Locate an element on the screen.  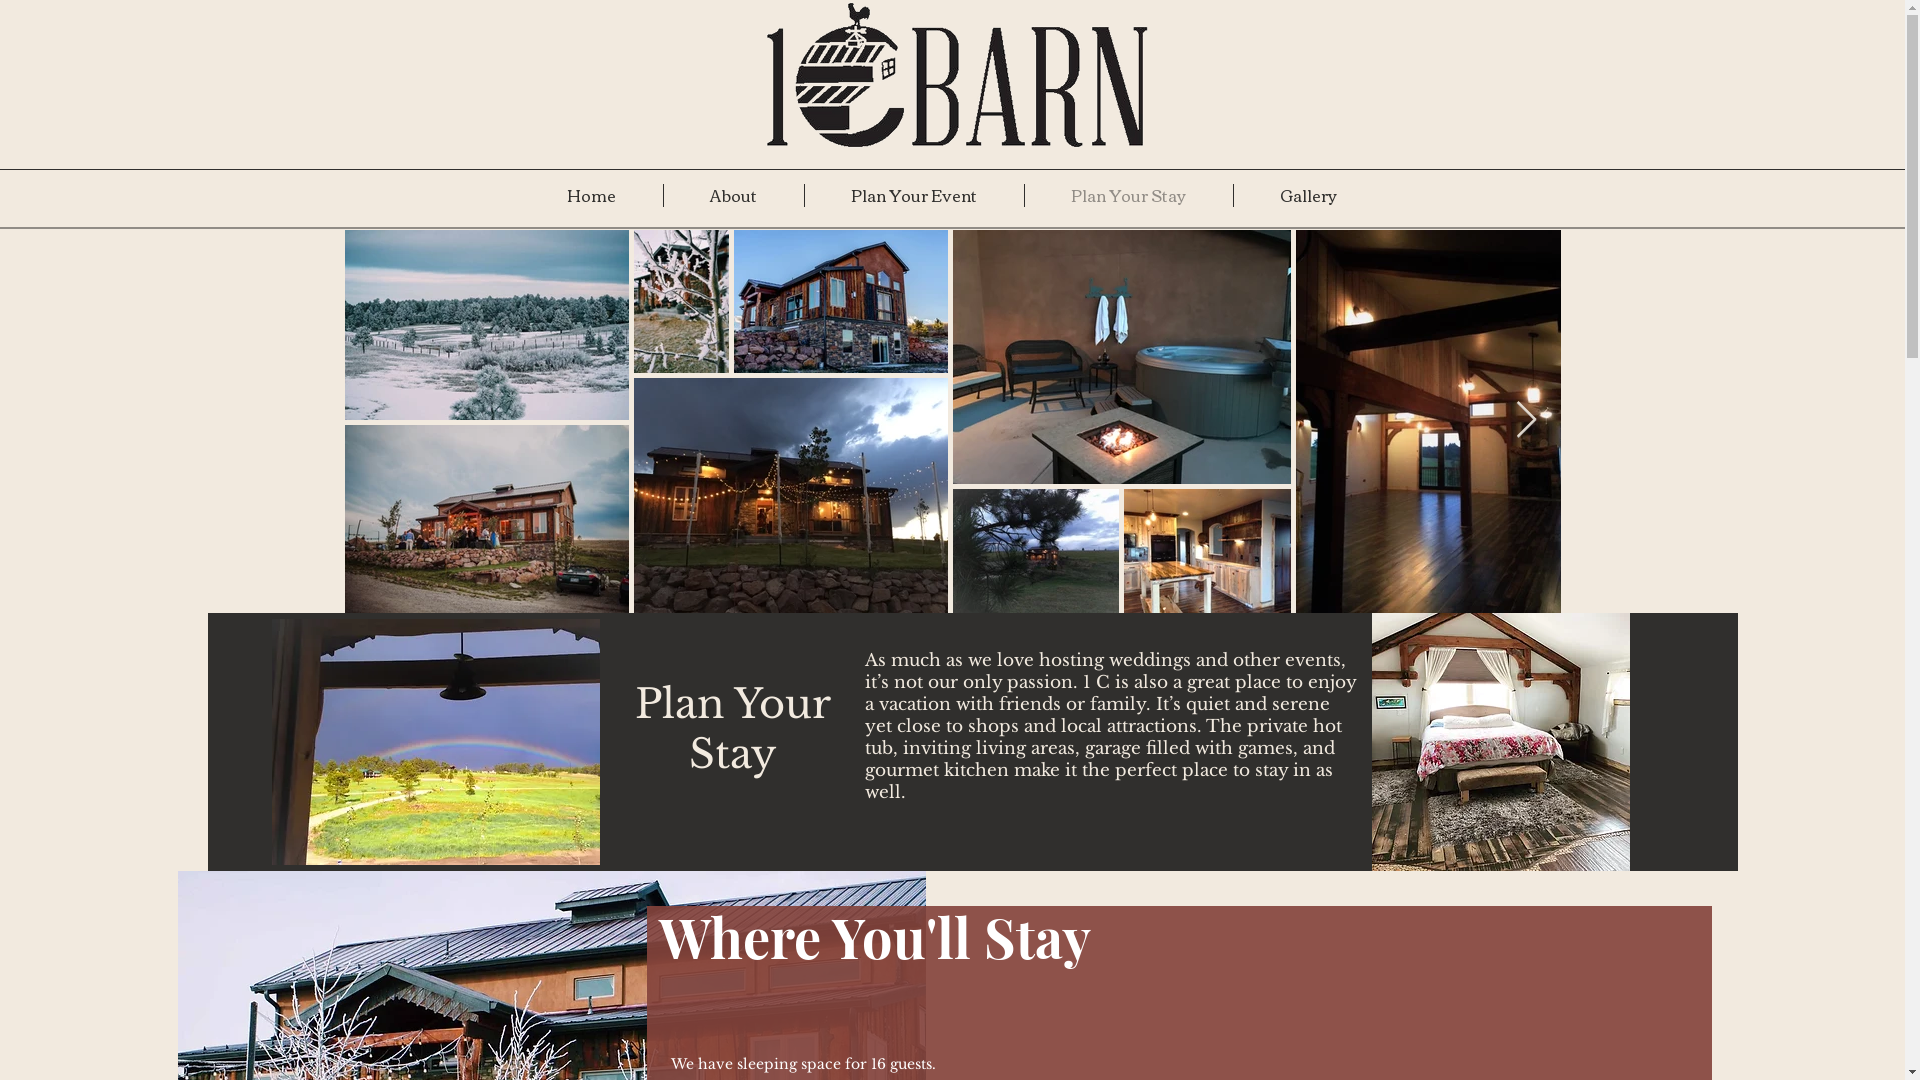
'Home' is located at coordinates (589, 195).